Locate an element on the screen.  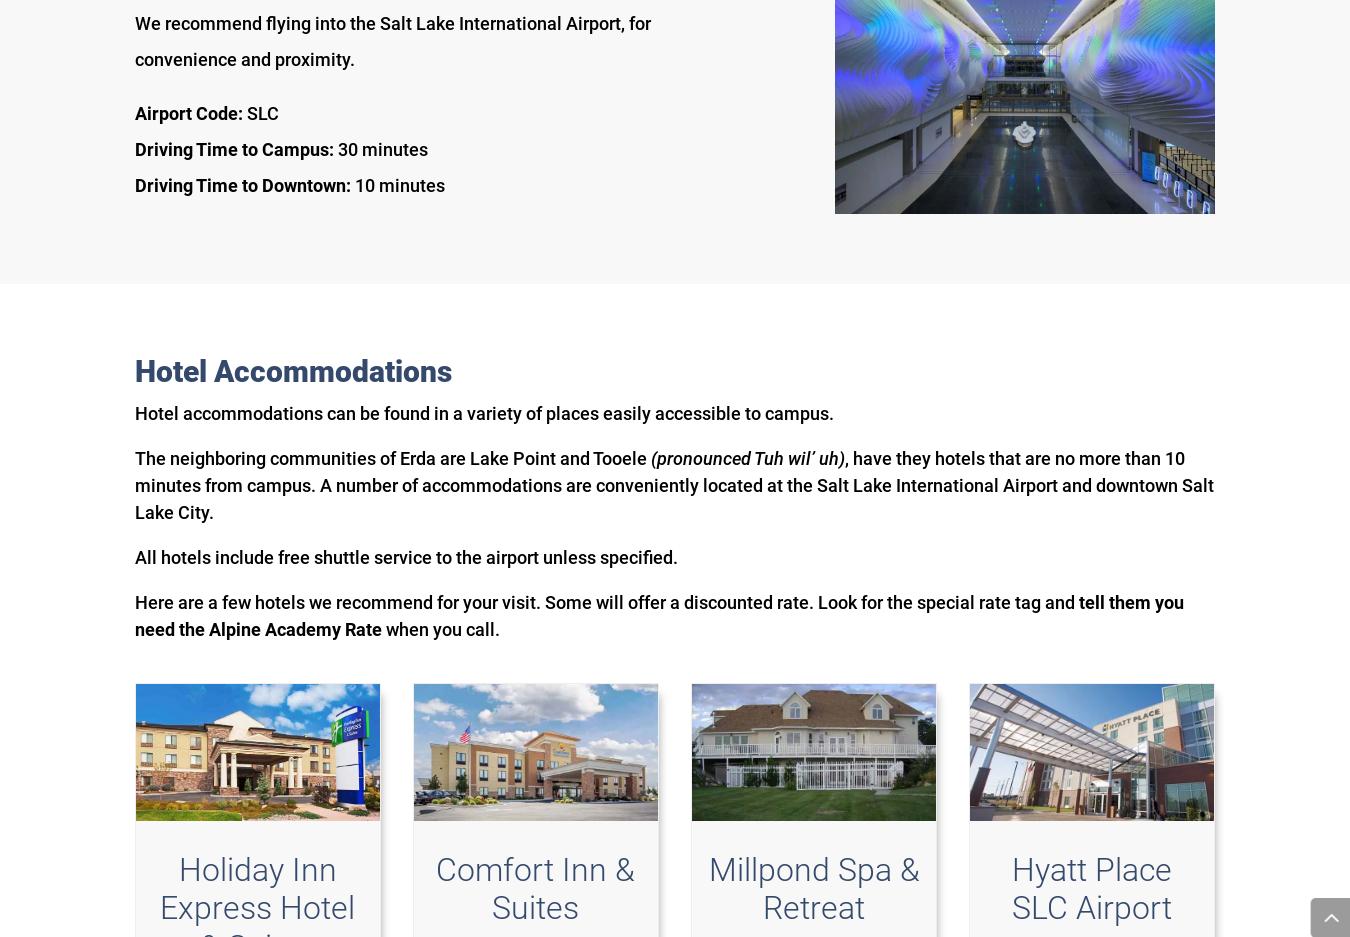
'Millpond Spa & Retreat' is located at coordinates (706, 887).